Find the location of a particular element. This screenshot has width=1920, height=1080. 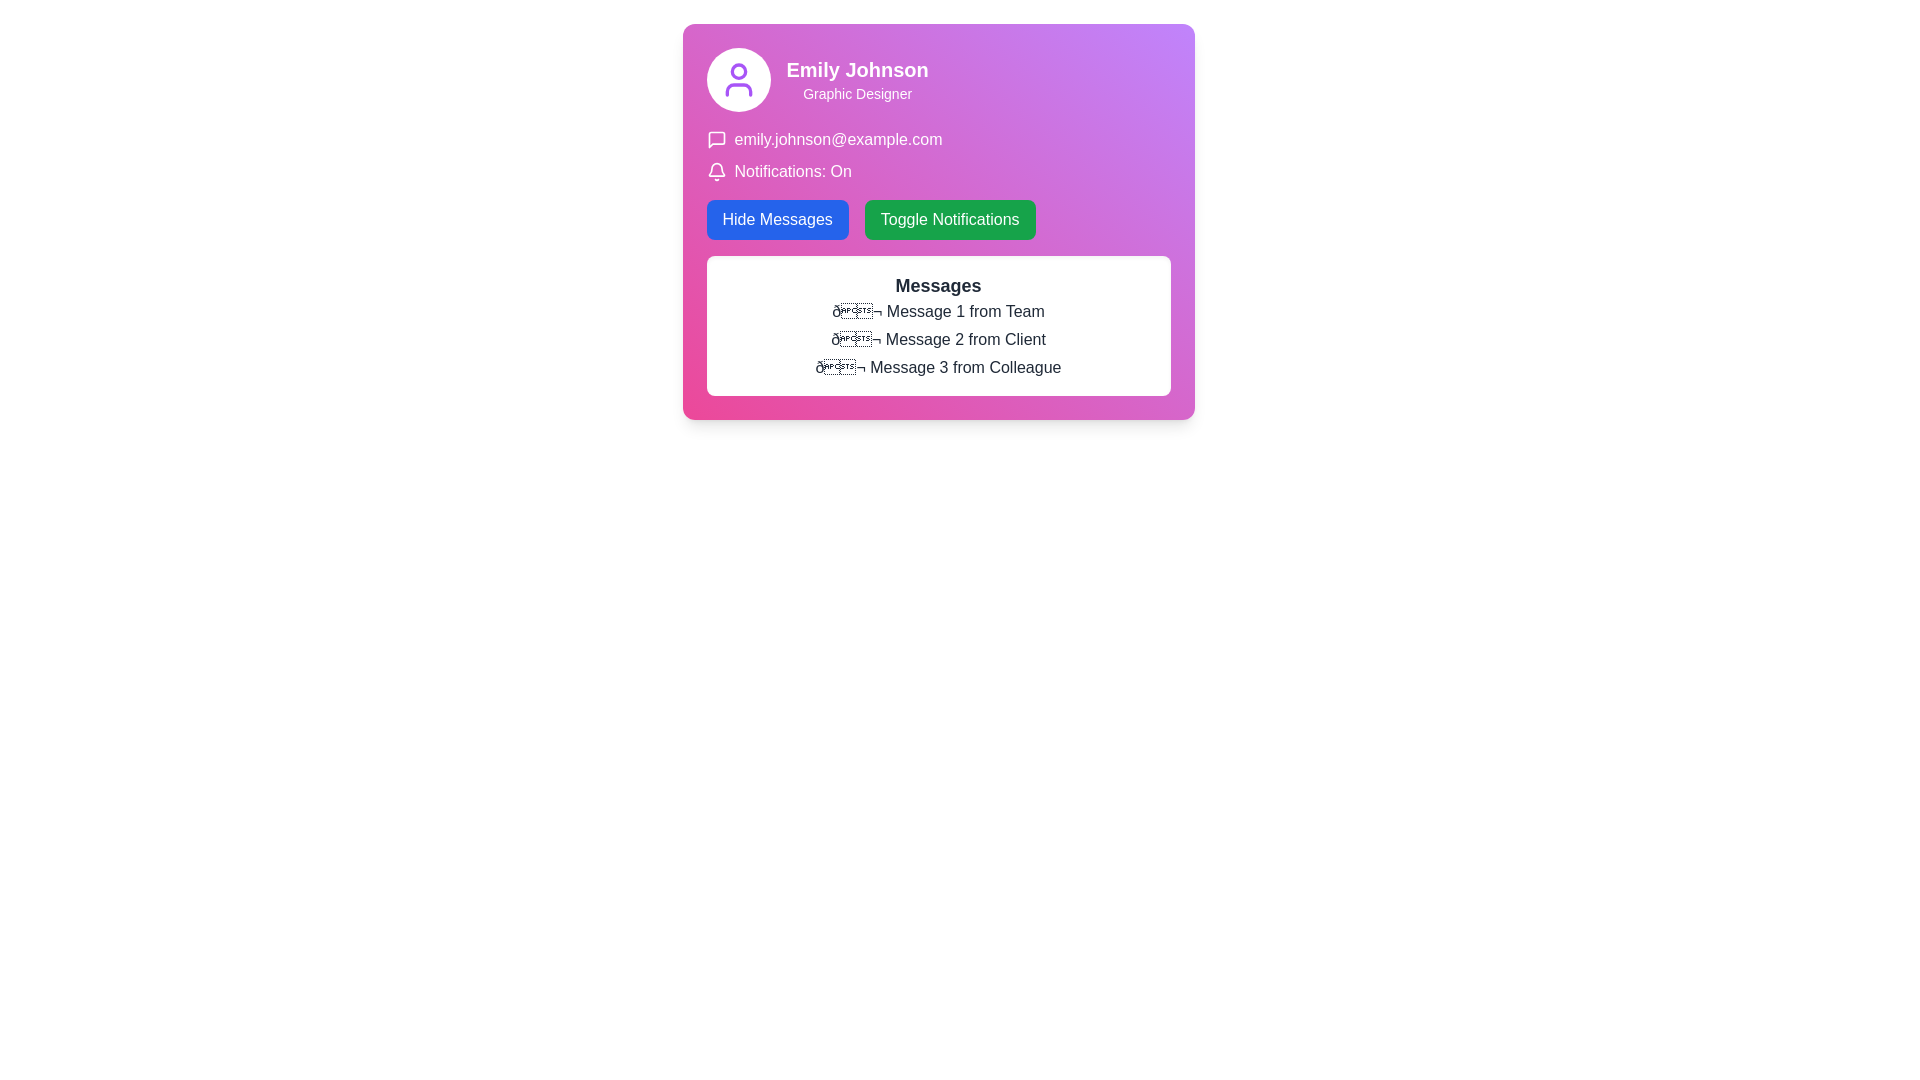

the content of the messages displayed in the 'Messages' section, which is a white card area showing notifications and communication updates is located at coordinates (937, 338).